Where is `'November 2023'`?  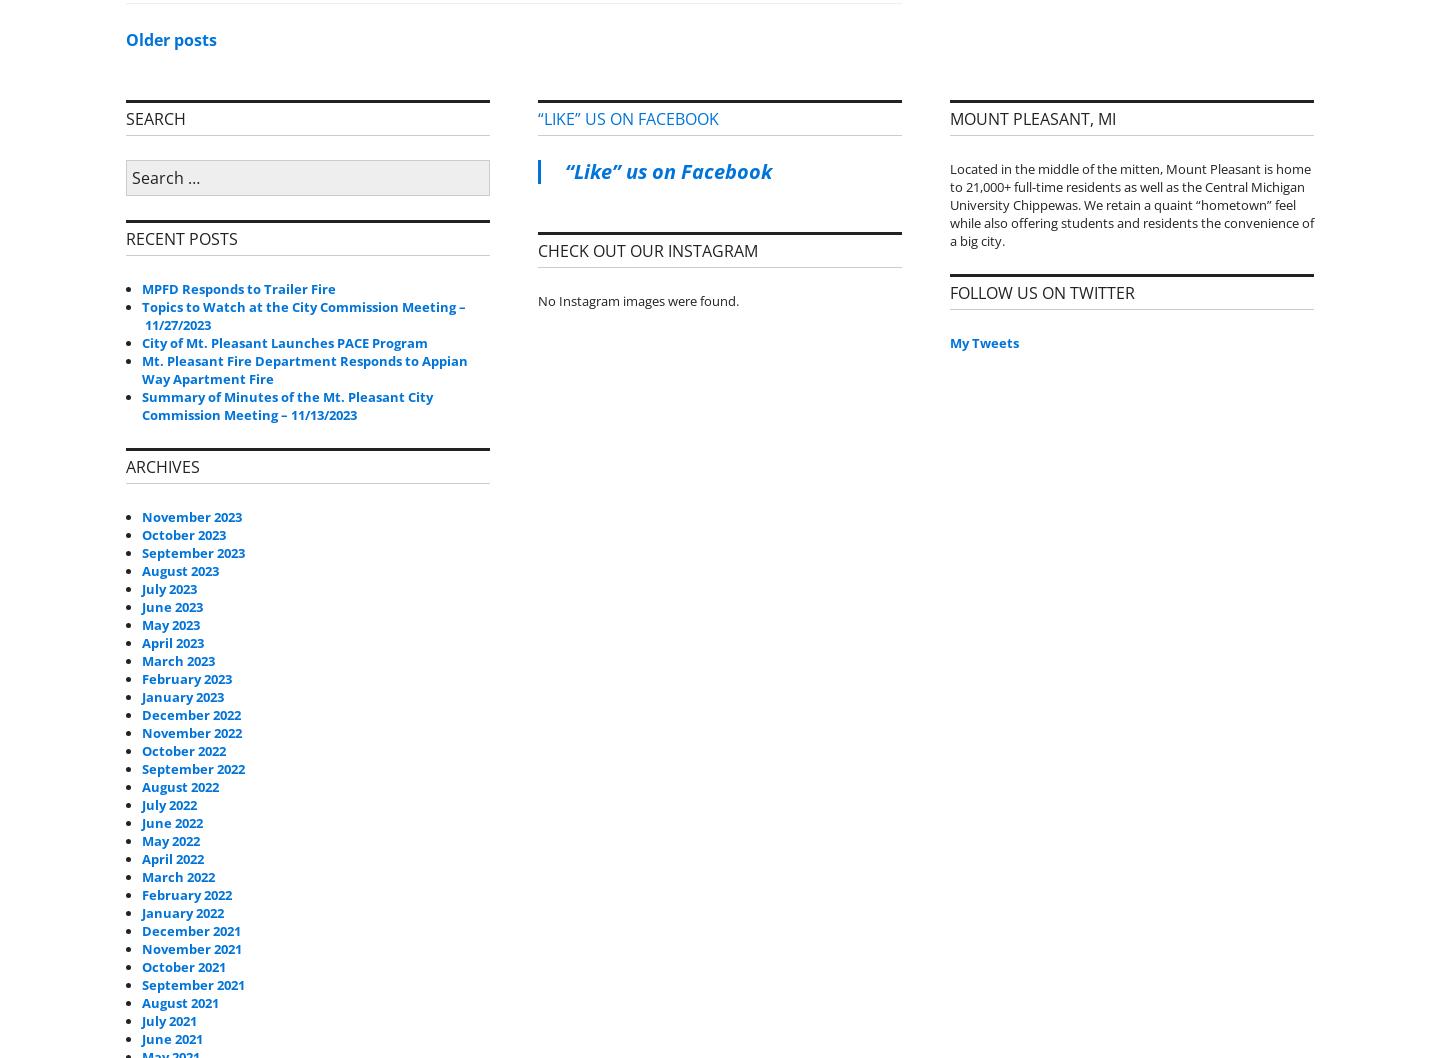
'November 2023' is located at coordinates (191, 514).